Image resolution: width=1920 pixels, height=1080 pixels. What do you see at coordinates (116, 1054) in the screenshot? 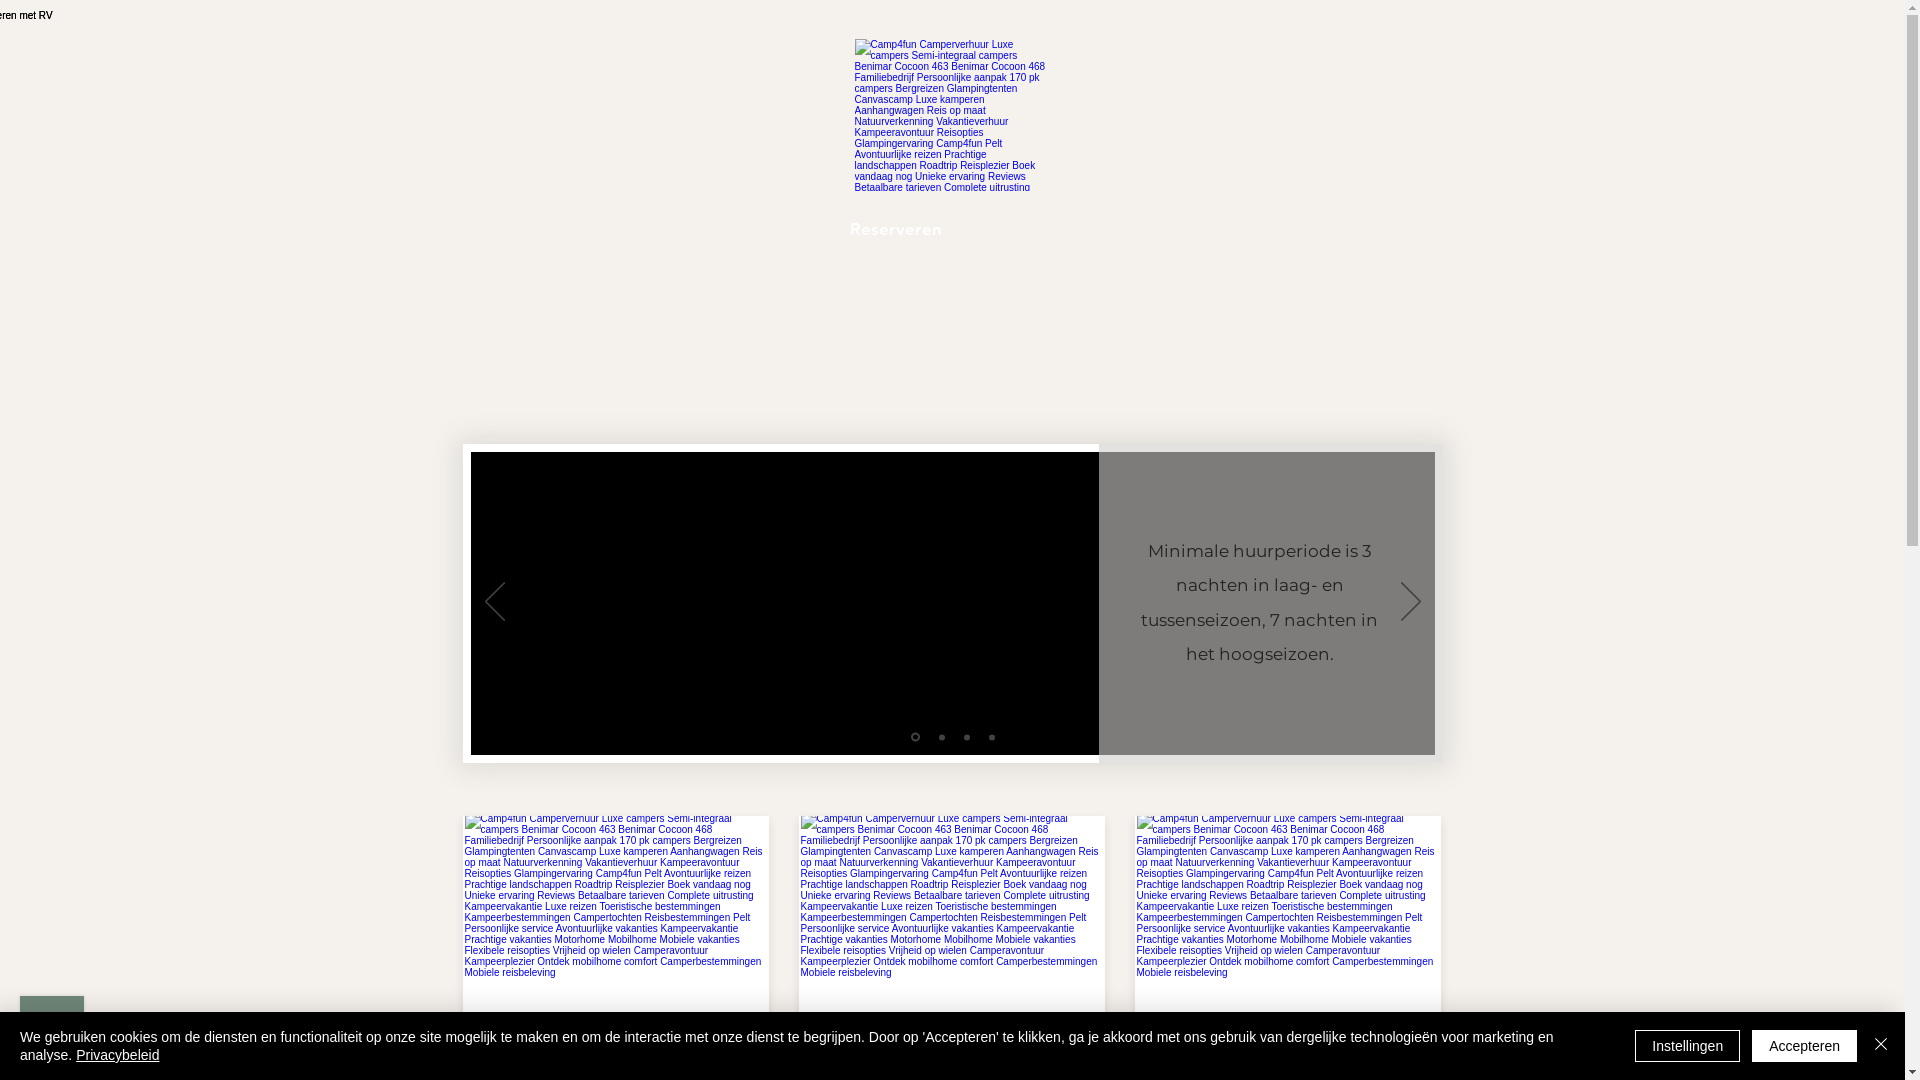
I see `'Privacybeleid'` at bounding box center [116, 1054].